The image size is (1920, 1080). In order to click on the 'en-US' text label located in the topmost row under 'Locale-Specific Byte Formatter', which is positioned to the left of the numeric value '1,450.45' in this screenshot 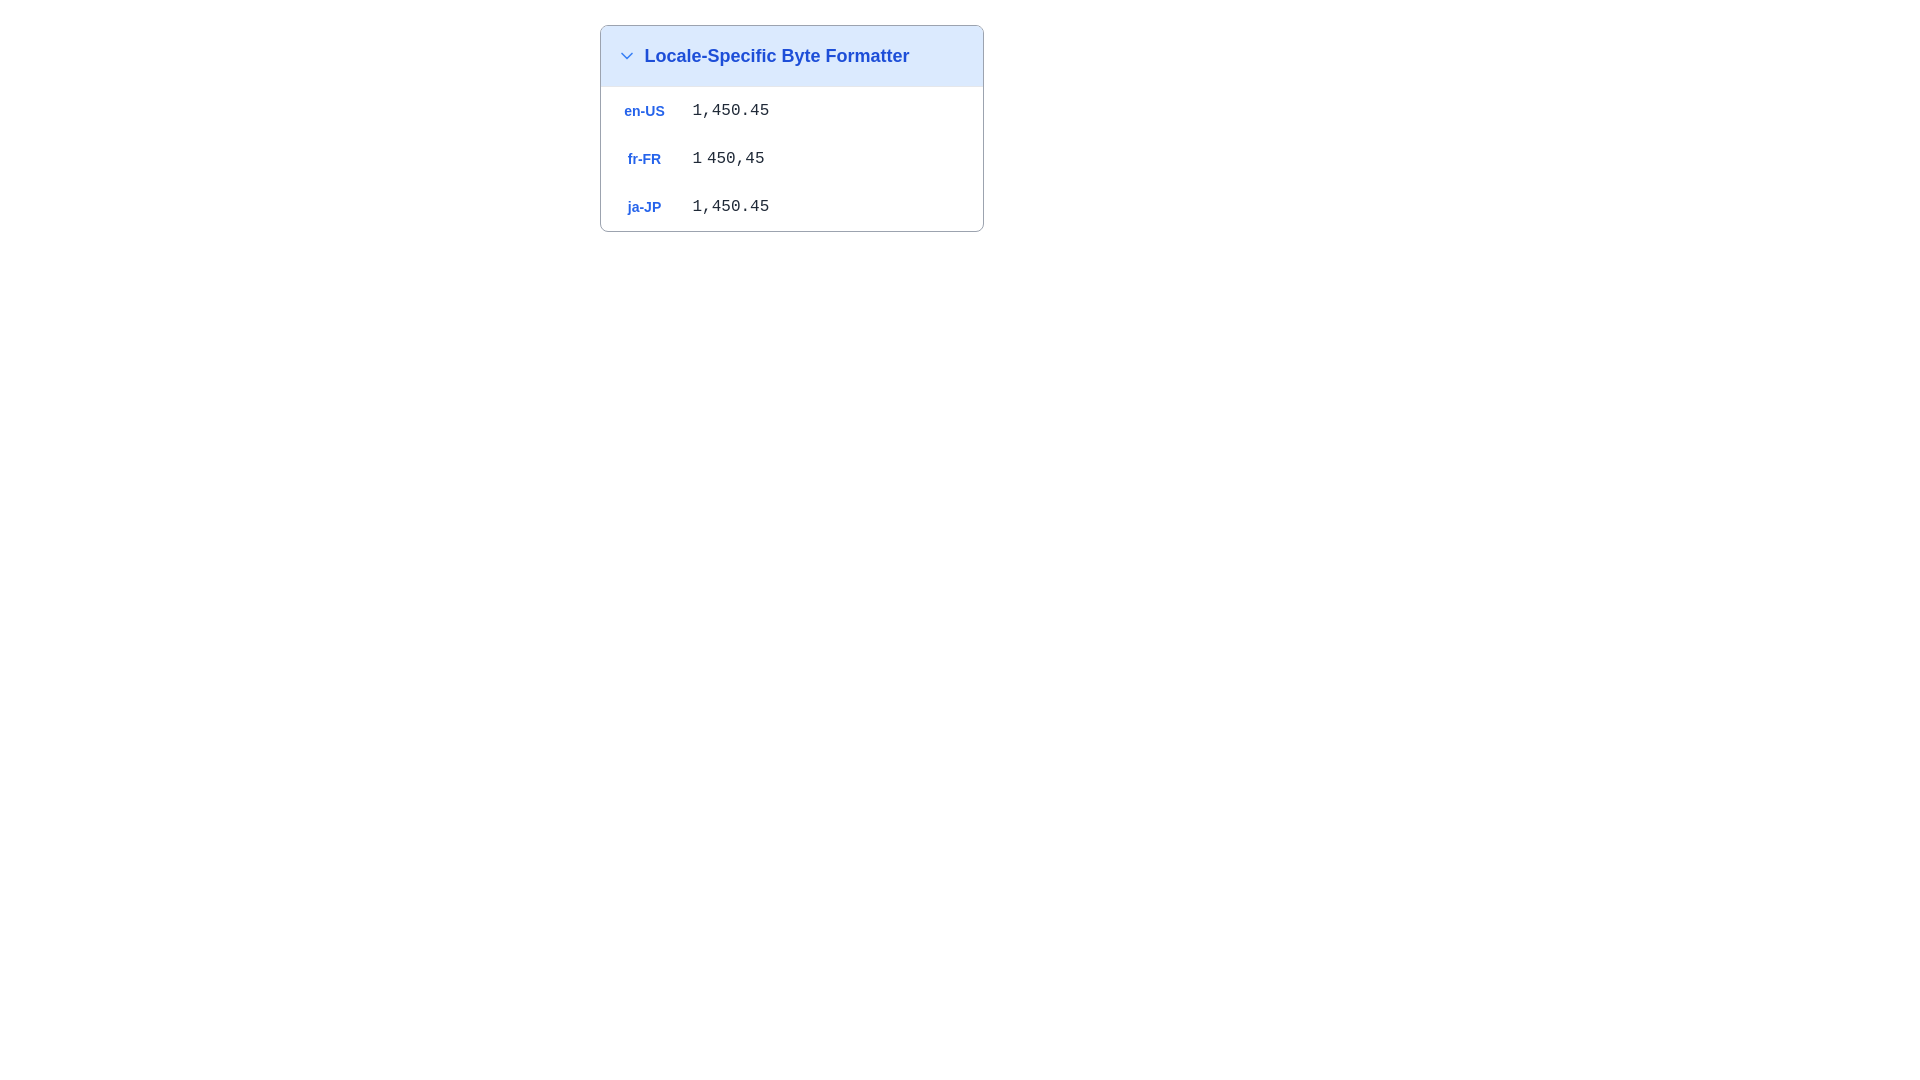, I will do `click(644, 111)`.